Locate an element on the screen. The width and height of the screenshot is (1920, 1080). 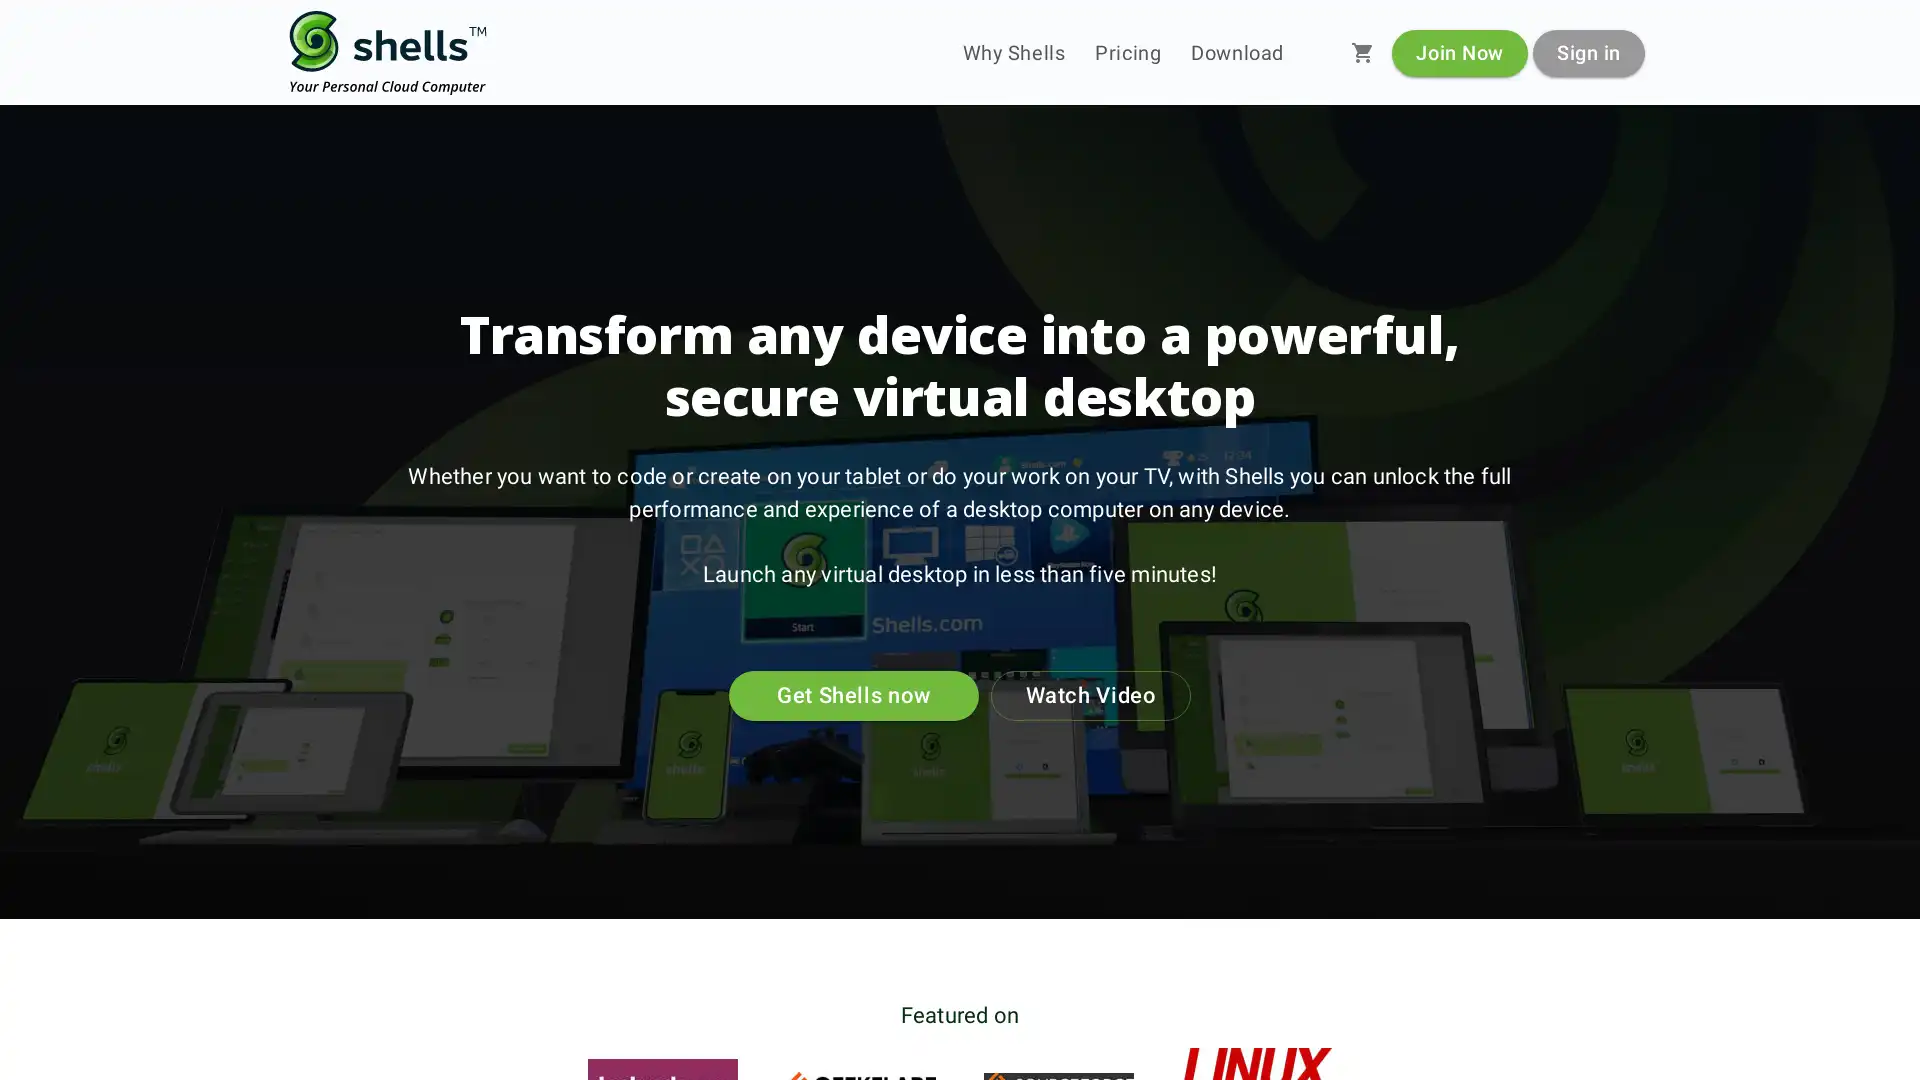
Join Now is located at coordinates (1459, 51).